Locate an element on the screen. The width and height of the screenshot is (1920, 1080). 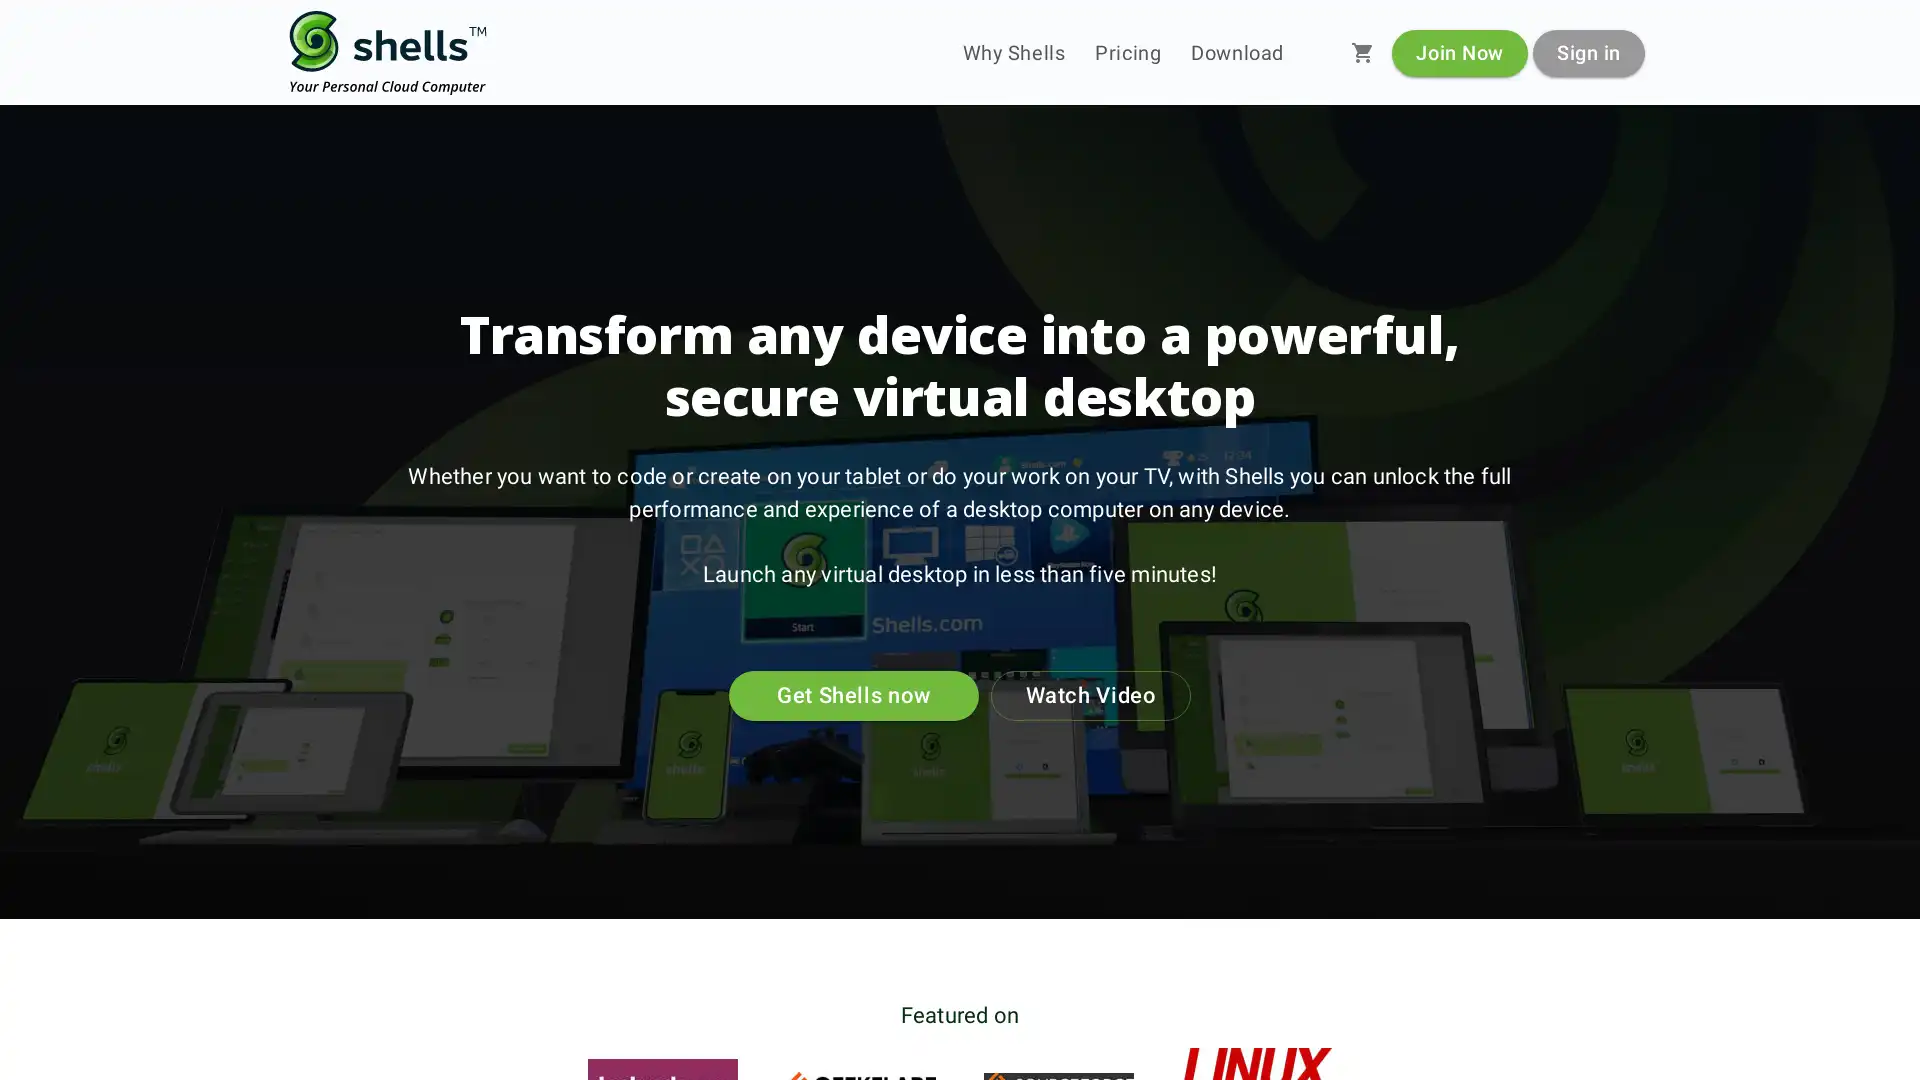
Join Now is located at coordinates (1459, 51).